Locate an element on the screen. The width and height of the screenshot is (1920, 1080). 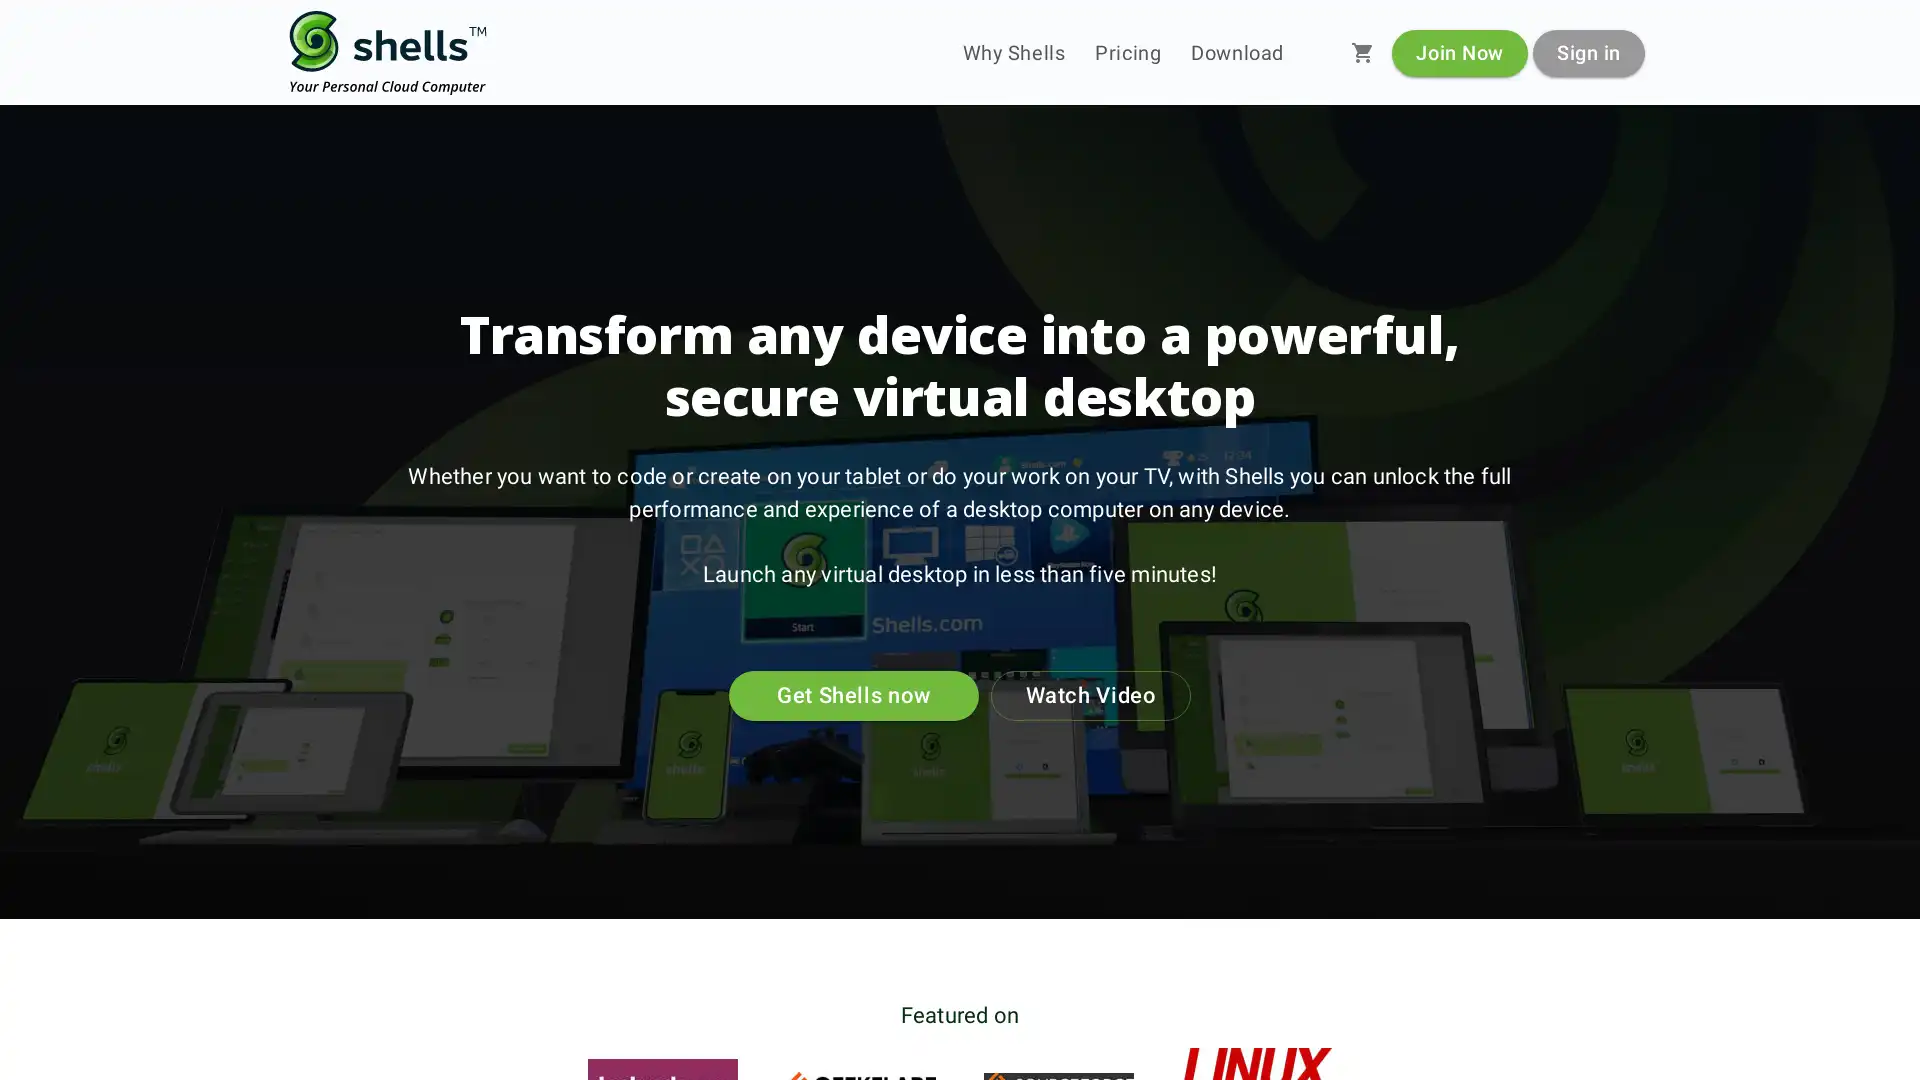
Join Now is located at coordinates (1459, 51).